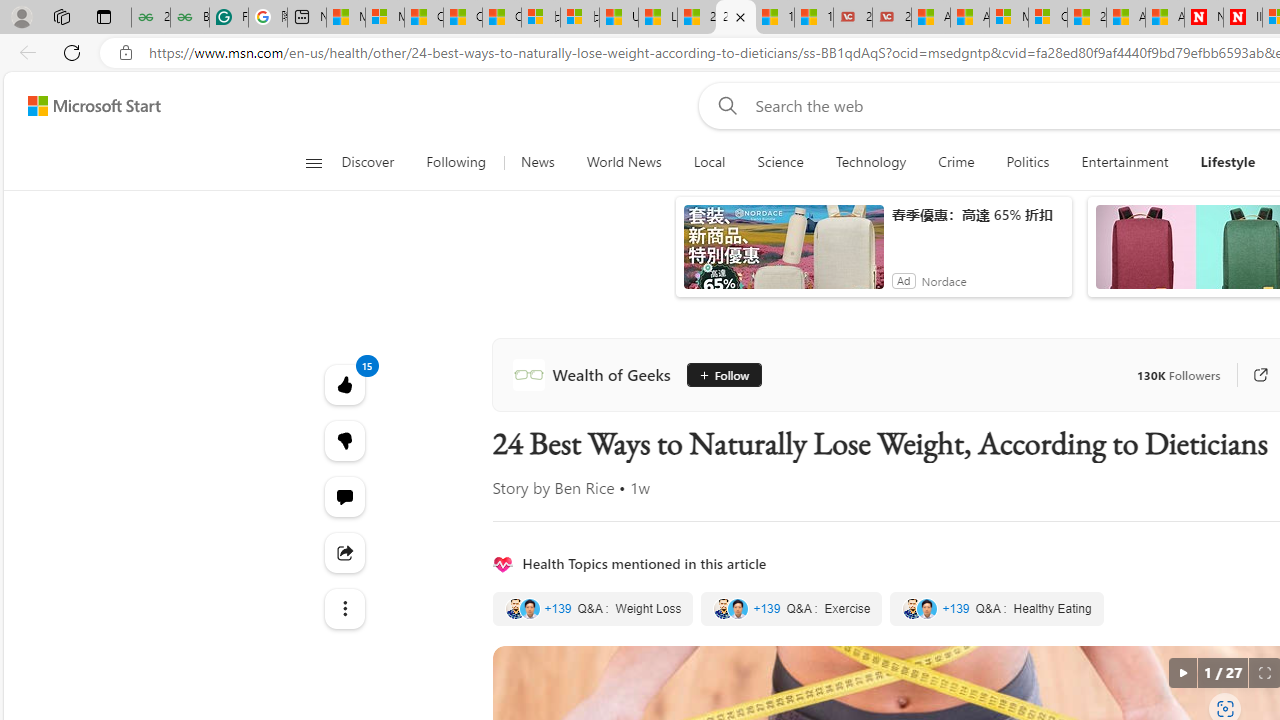  Describe the element at coordinates (617, 17) in the screenshot. I see `'USA TODAY - MSN'` at that location.